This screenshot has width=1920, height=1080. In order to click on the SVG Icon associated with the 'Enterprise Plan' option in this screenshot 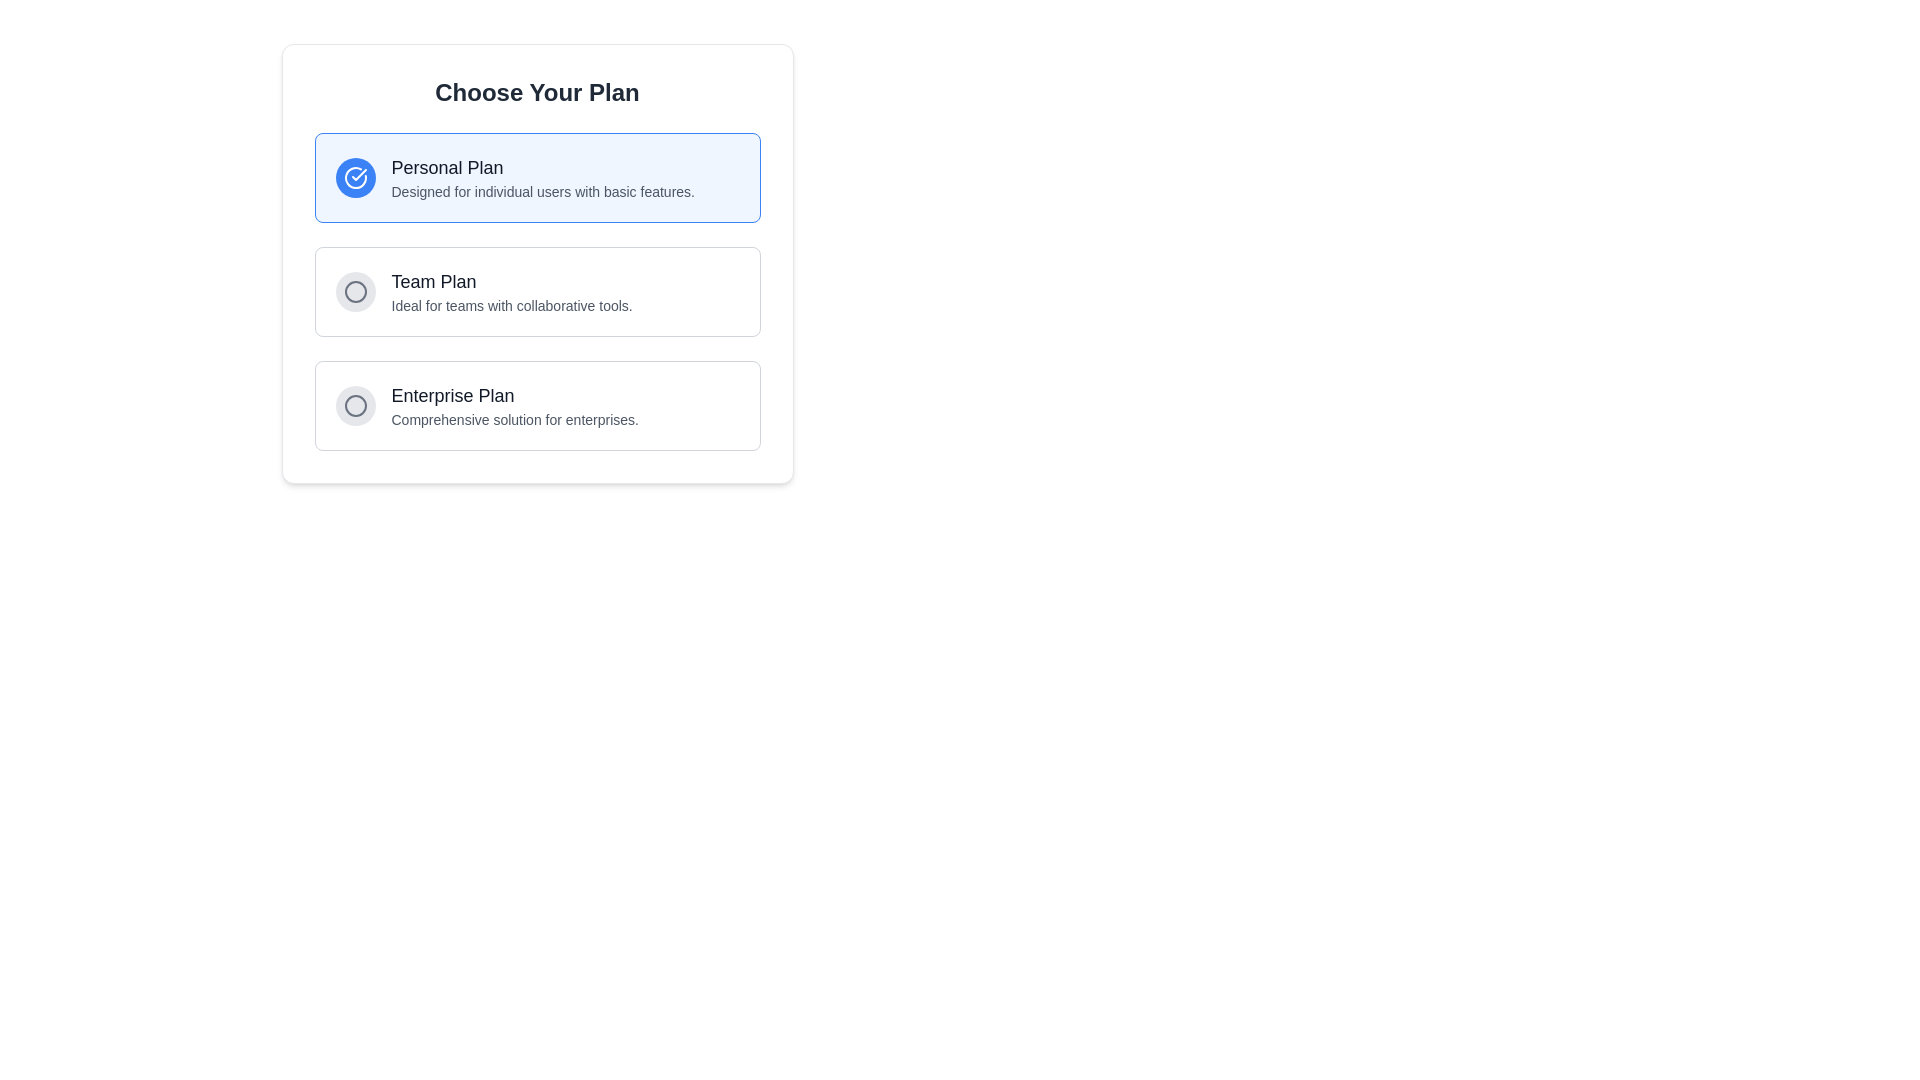, I will do `click(355, 405)`.